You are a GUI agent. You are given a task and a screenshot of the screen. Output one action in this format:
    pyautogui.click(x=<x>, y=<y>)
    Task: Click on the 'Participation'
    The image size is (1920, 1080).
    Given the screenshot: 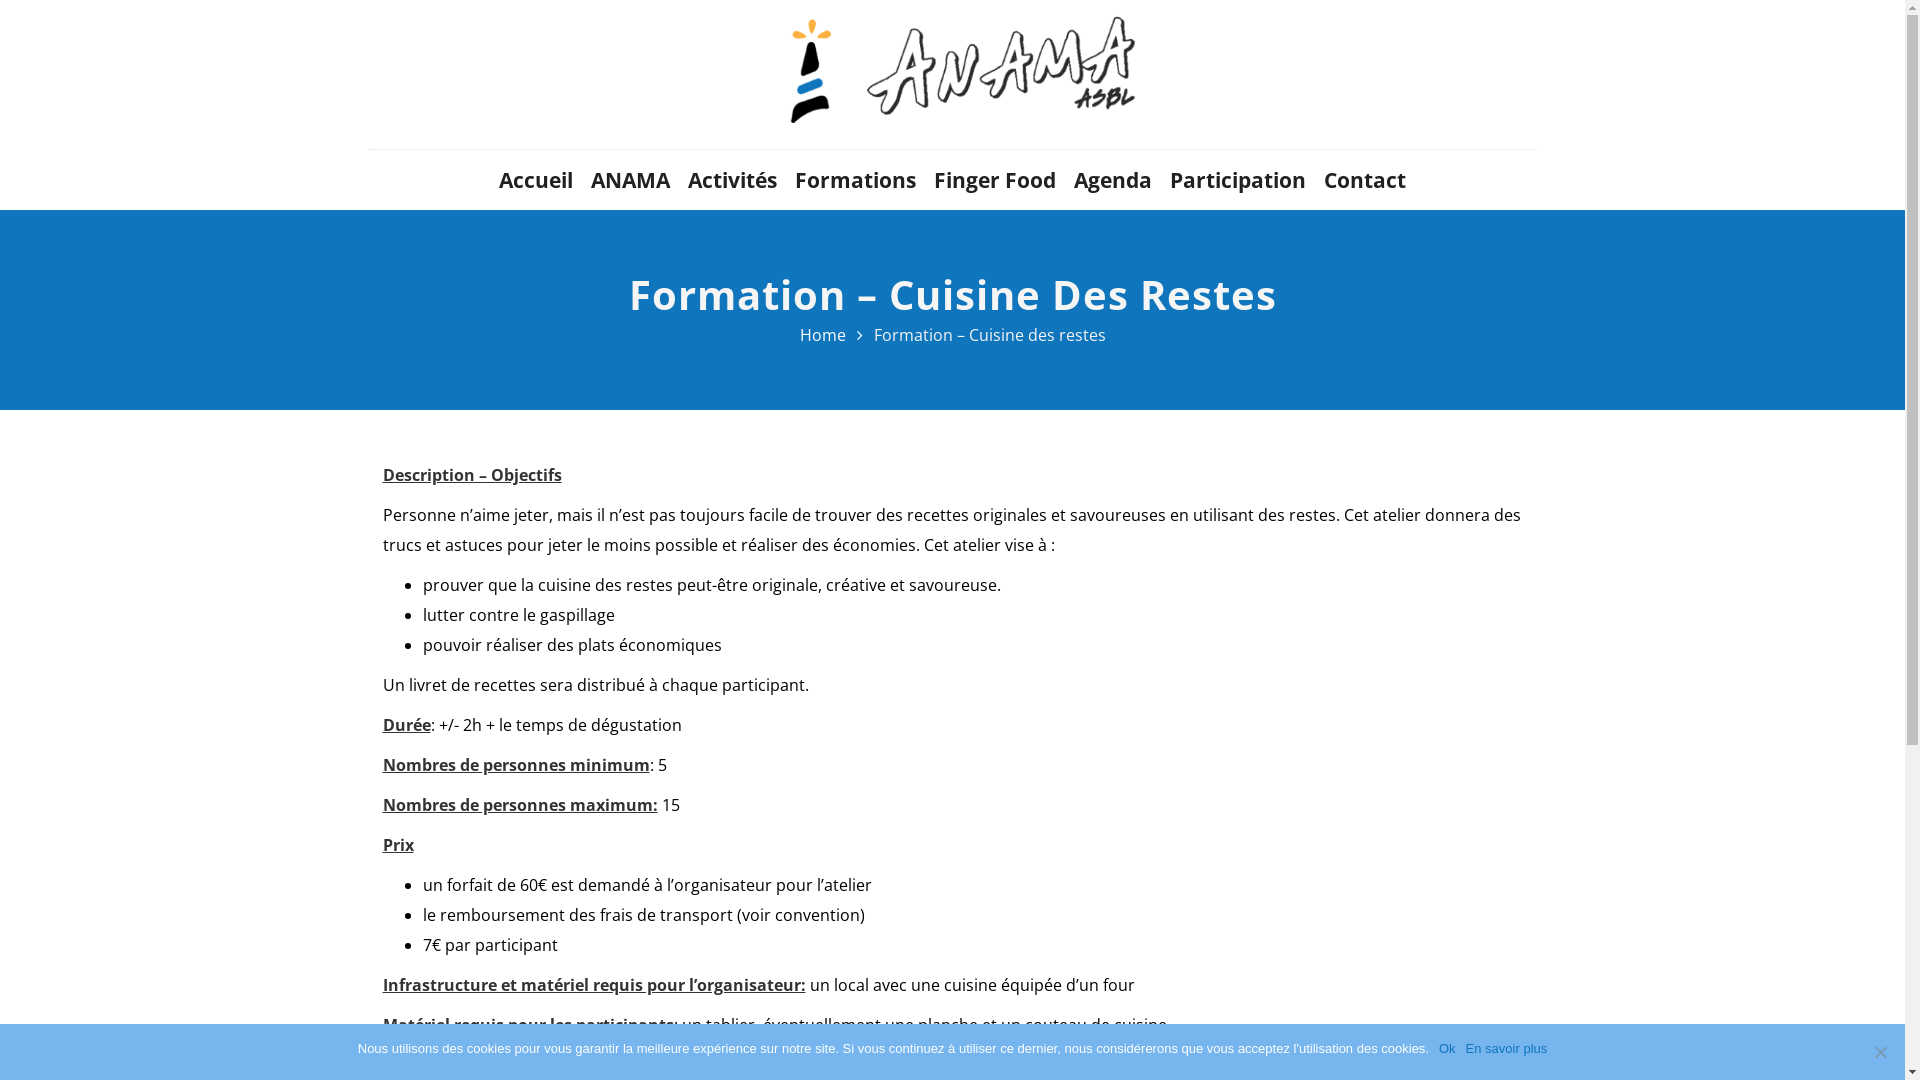 What is the action you would take?
    pyautogui.click(x=1237, y=180)
    